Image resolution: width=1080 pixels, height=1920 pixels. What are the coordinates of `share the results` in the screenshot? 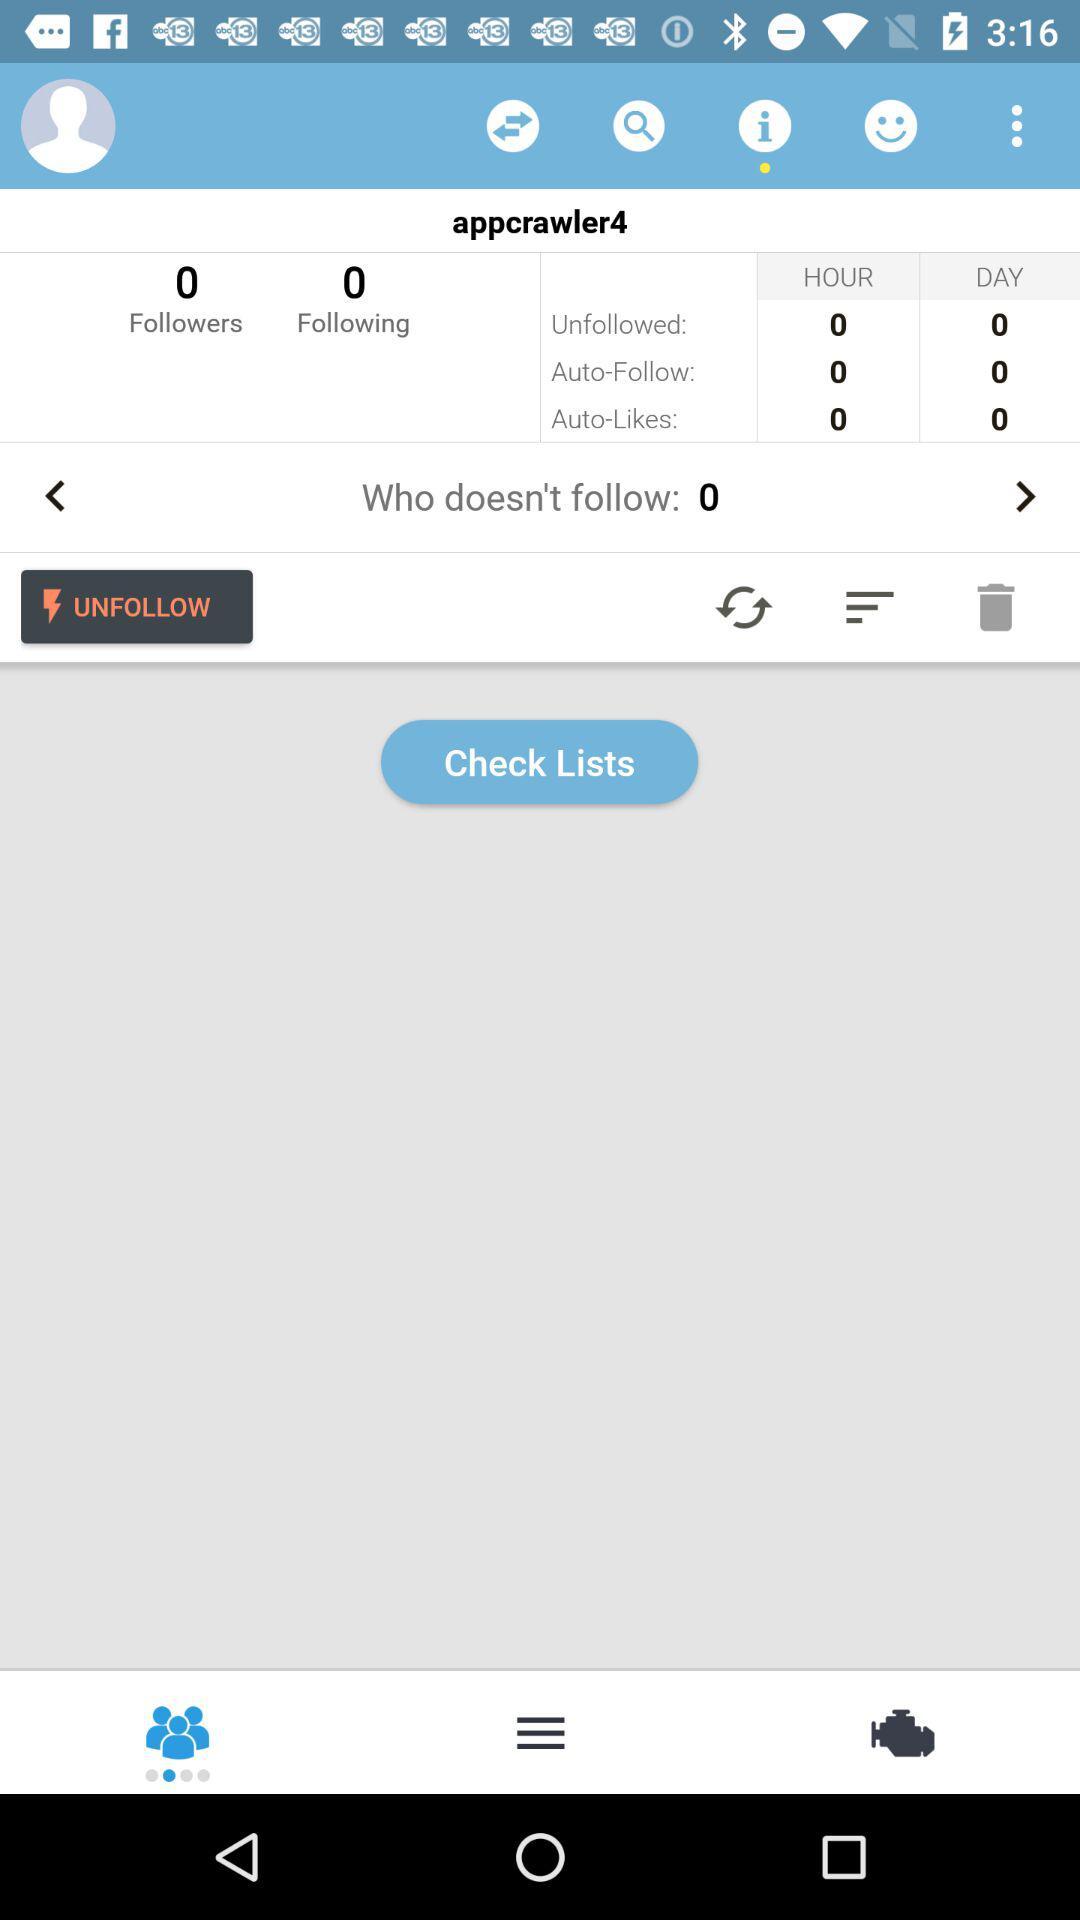 It's located at (178, 1730).